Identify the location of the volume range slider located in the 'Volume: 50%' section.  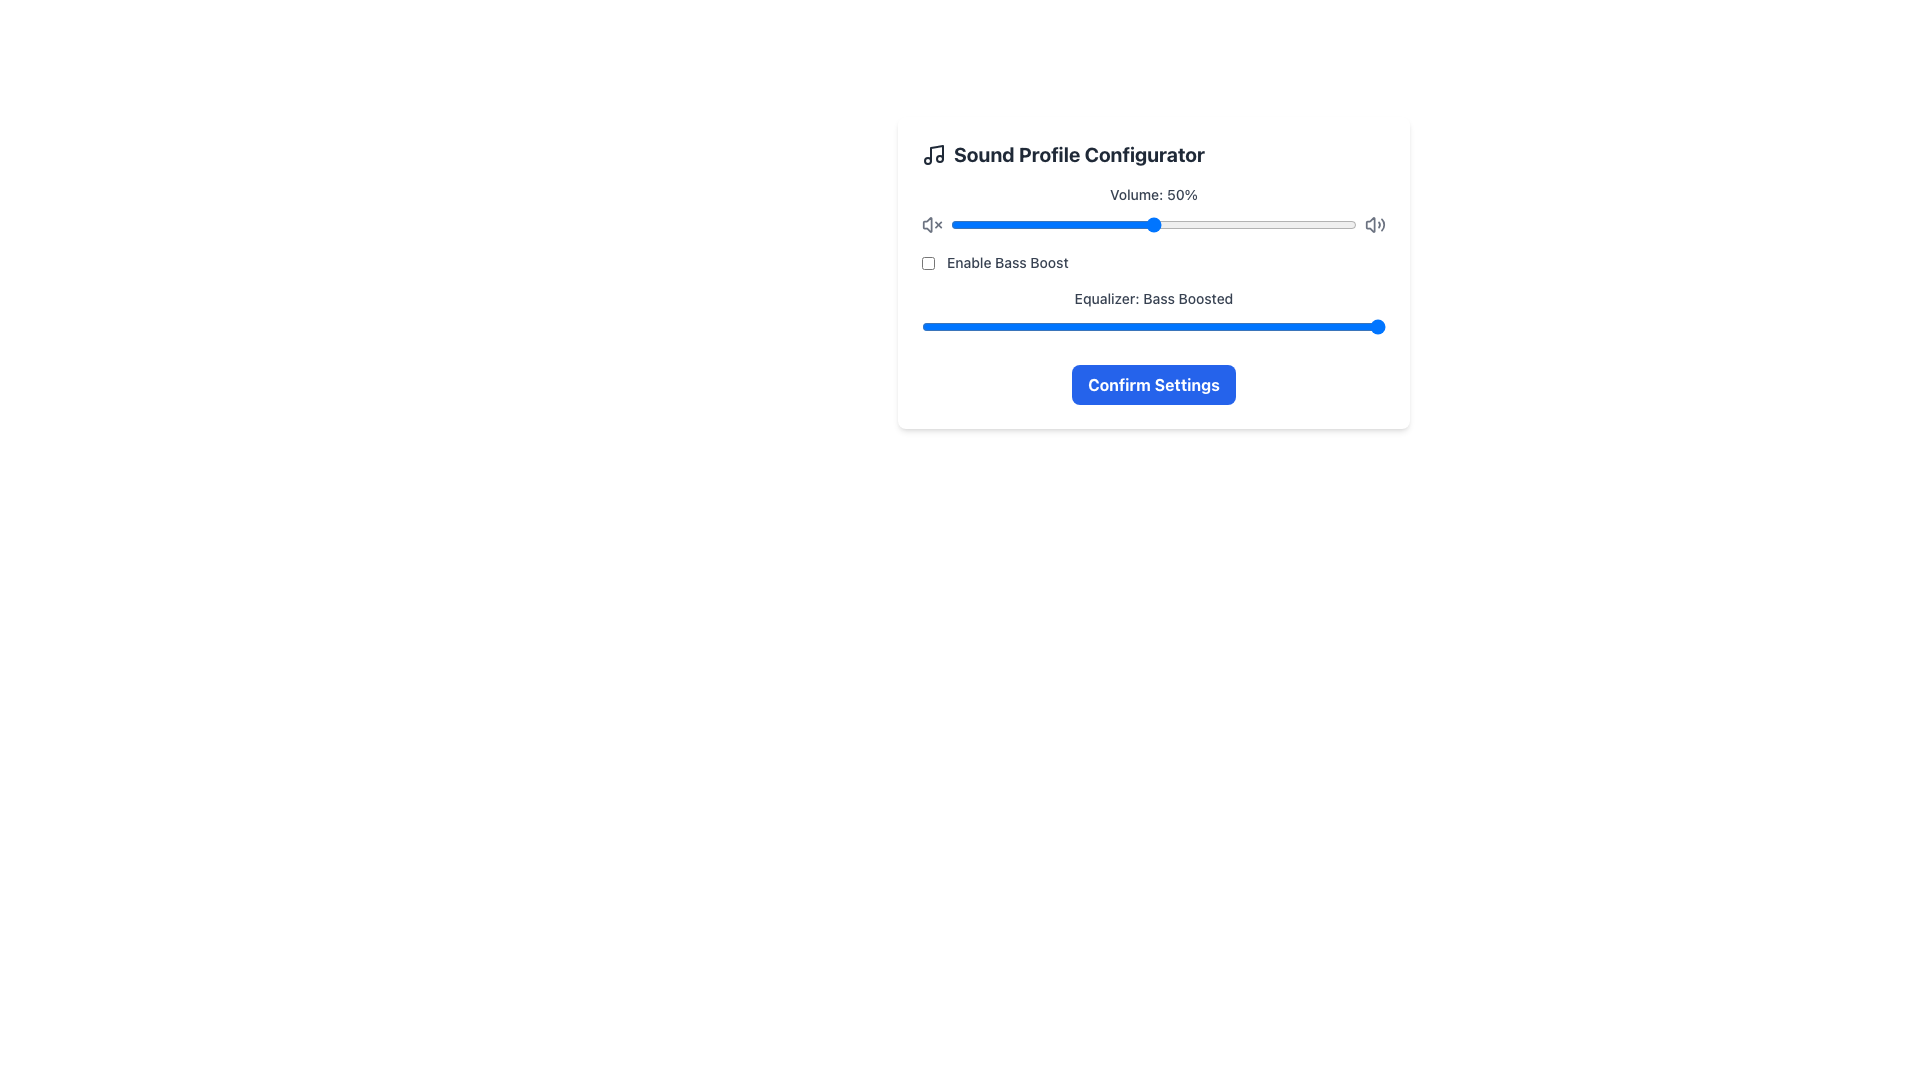
(1153, 224).